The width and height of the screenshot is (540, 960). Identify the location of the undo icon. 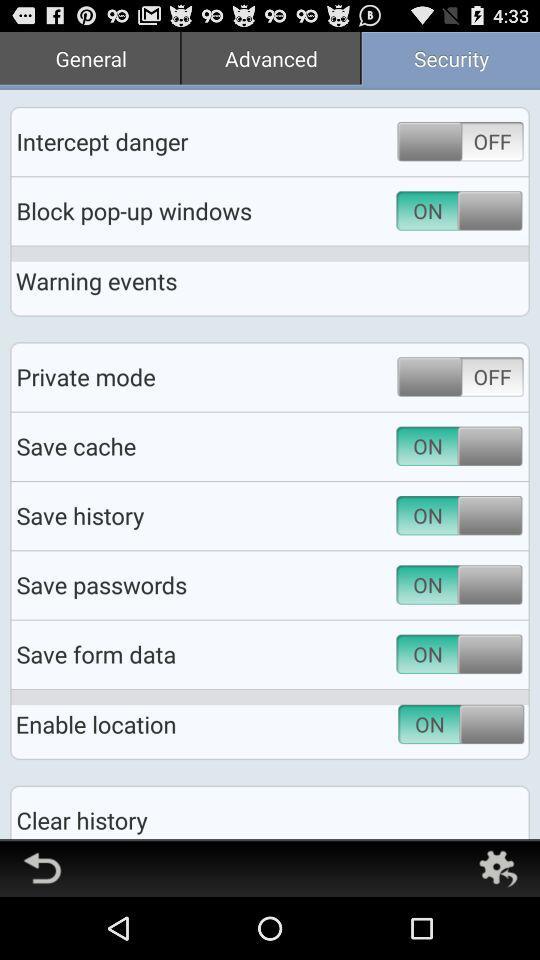
(42, 929).